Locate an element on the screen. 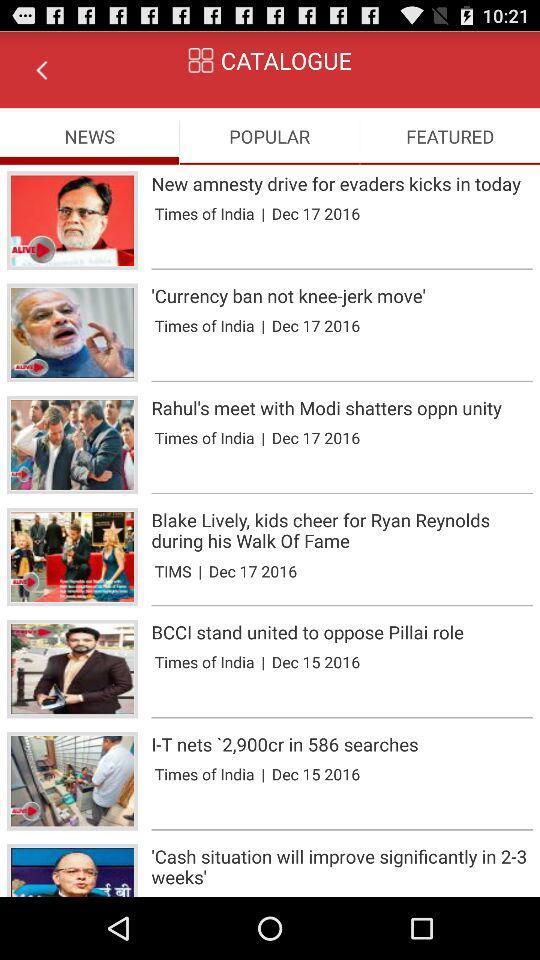 The image size is (540, 960). the icon to the left of the dec 17 2016 app is located at coordinates (200, 571).